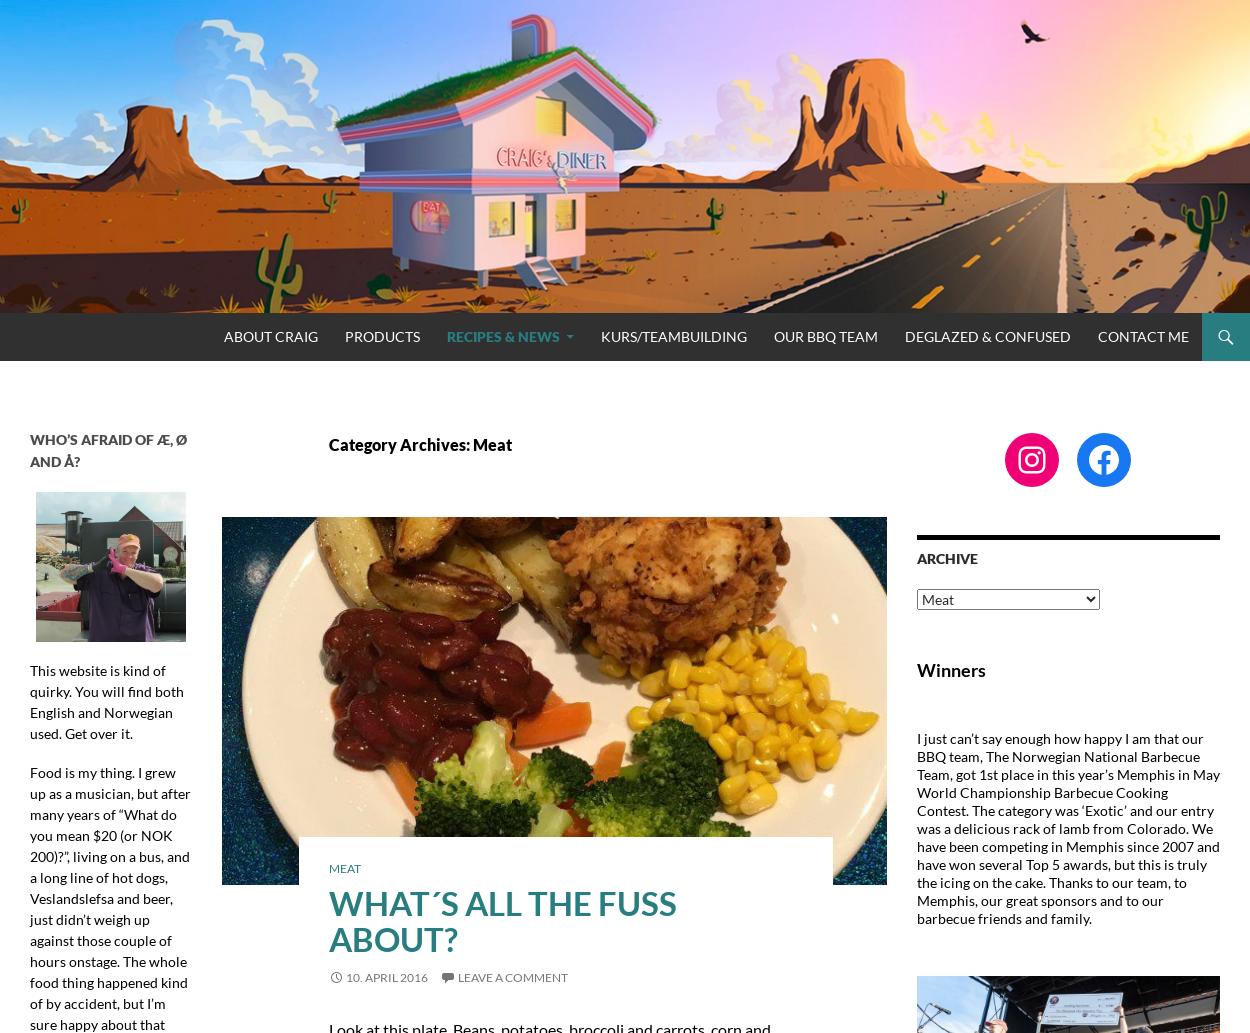 This screenshot has width=1250, height=1033. What do you see at coordinates (674, 334) in the screenshot?
I see `'Kurs/Teambuilding'` at bounding box center [674, 334].